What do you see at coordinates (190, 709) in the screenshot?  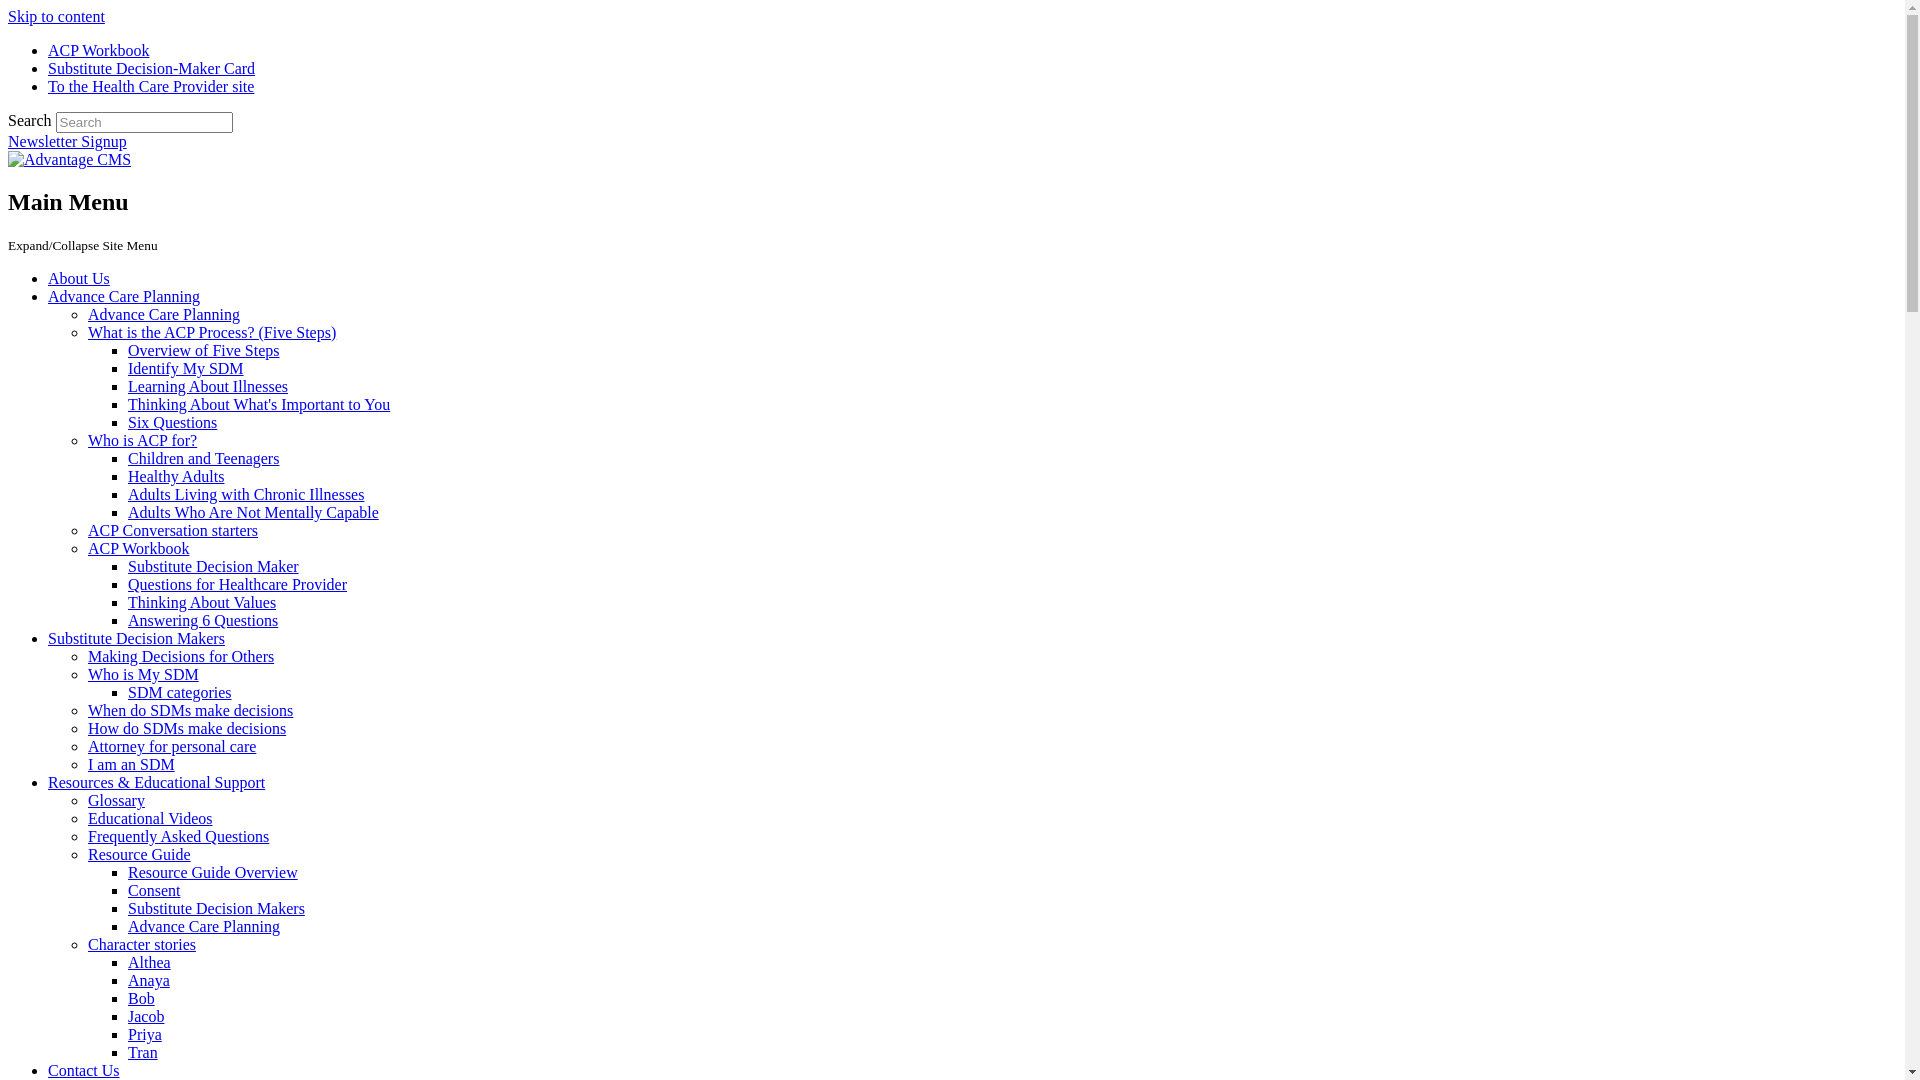 I see `'When do SDMs make decisions'` at bounding box center [190, 709].